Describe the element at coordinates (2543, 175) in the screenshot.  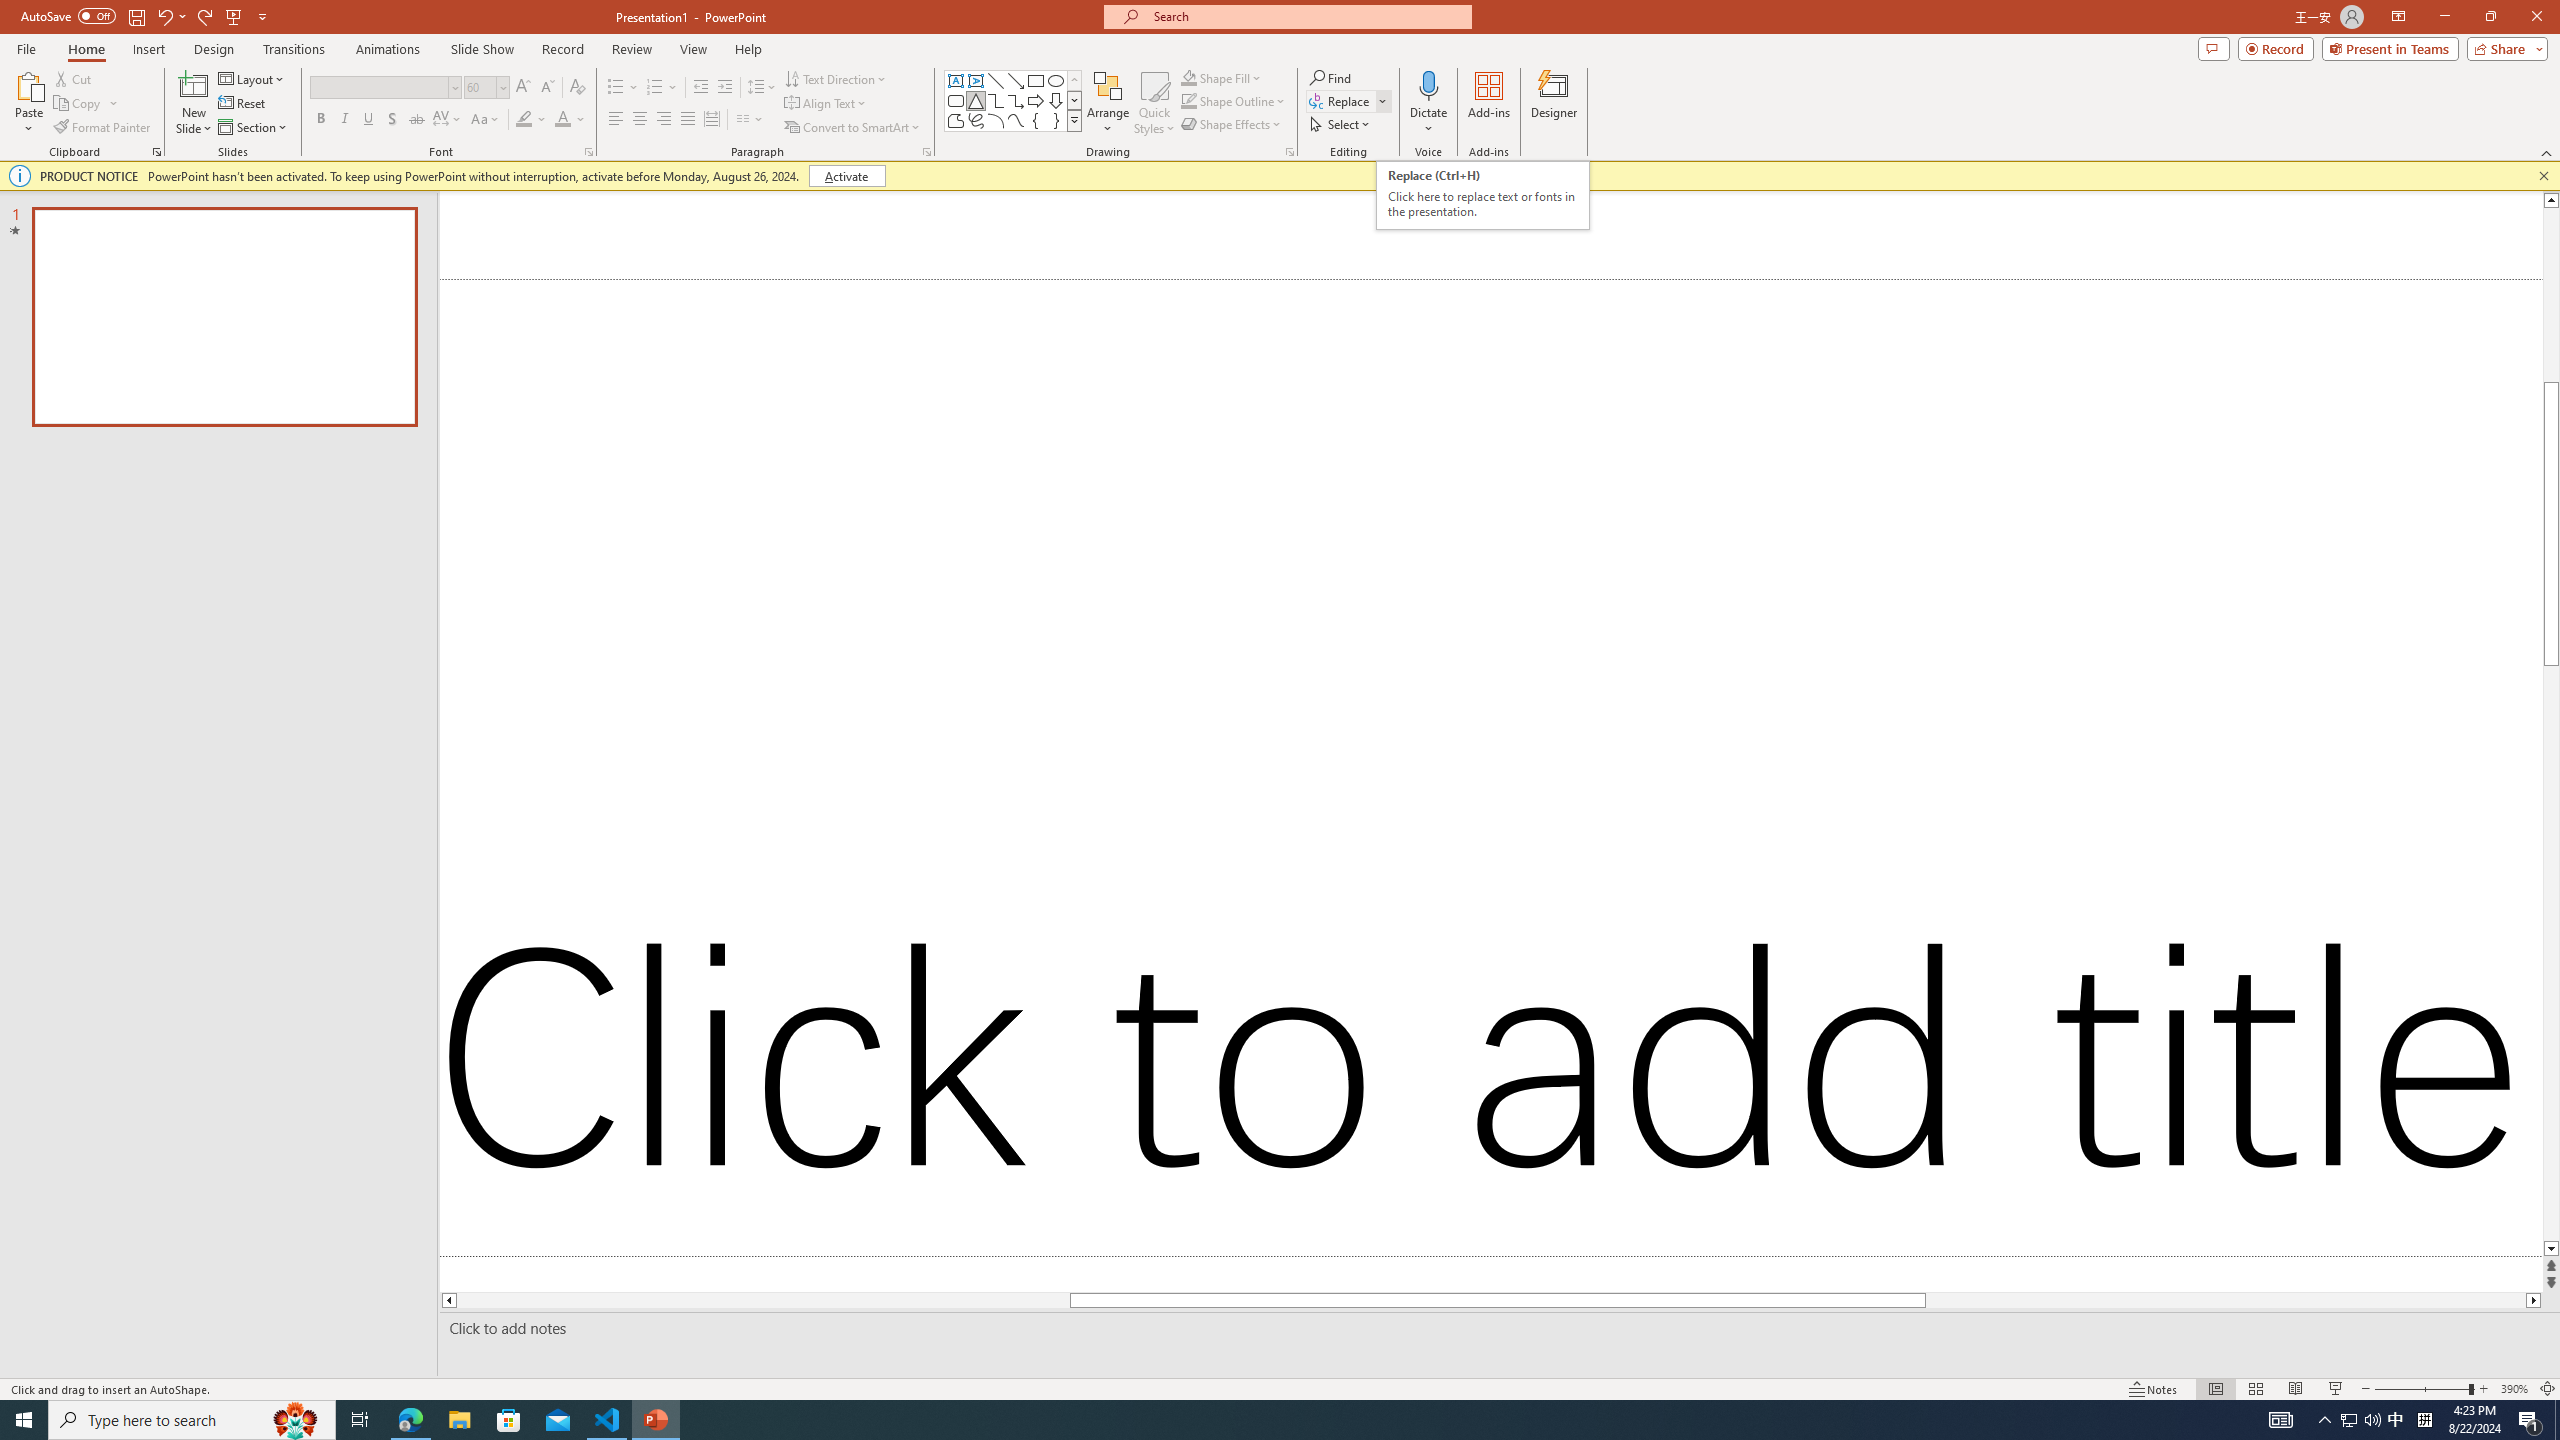
I see `'Close this message'` at that location.